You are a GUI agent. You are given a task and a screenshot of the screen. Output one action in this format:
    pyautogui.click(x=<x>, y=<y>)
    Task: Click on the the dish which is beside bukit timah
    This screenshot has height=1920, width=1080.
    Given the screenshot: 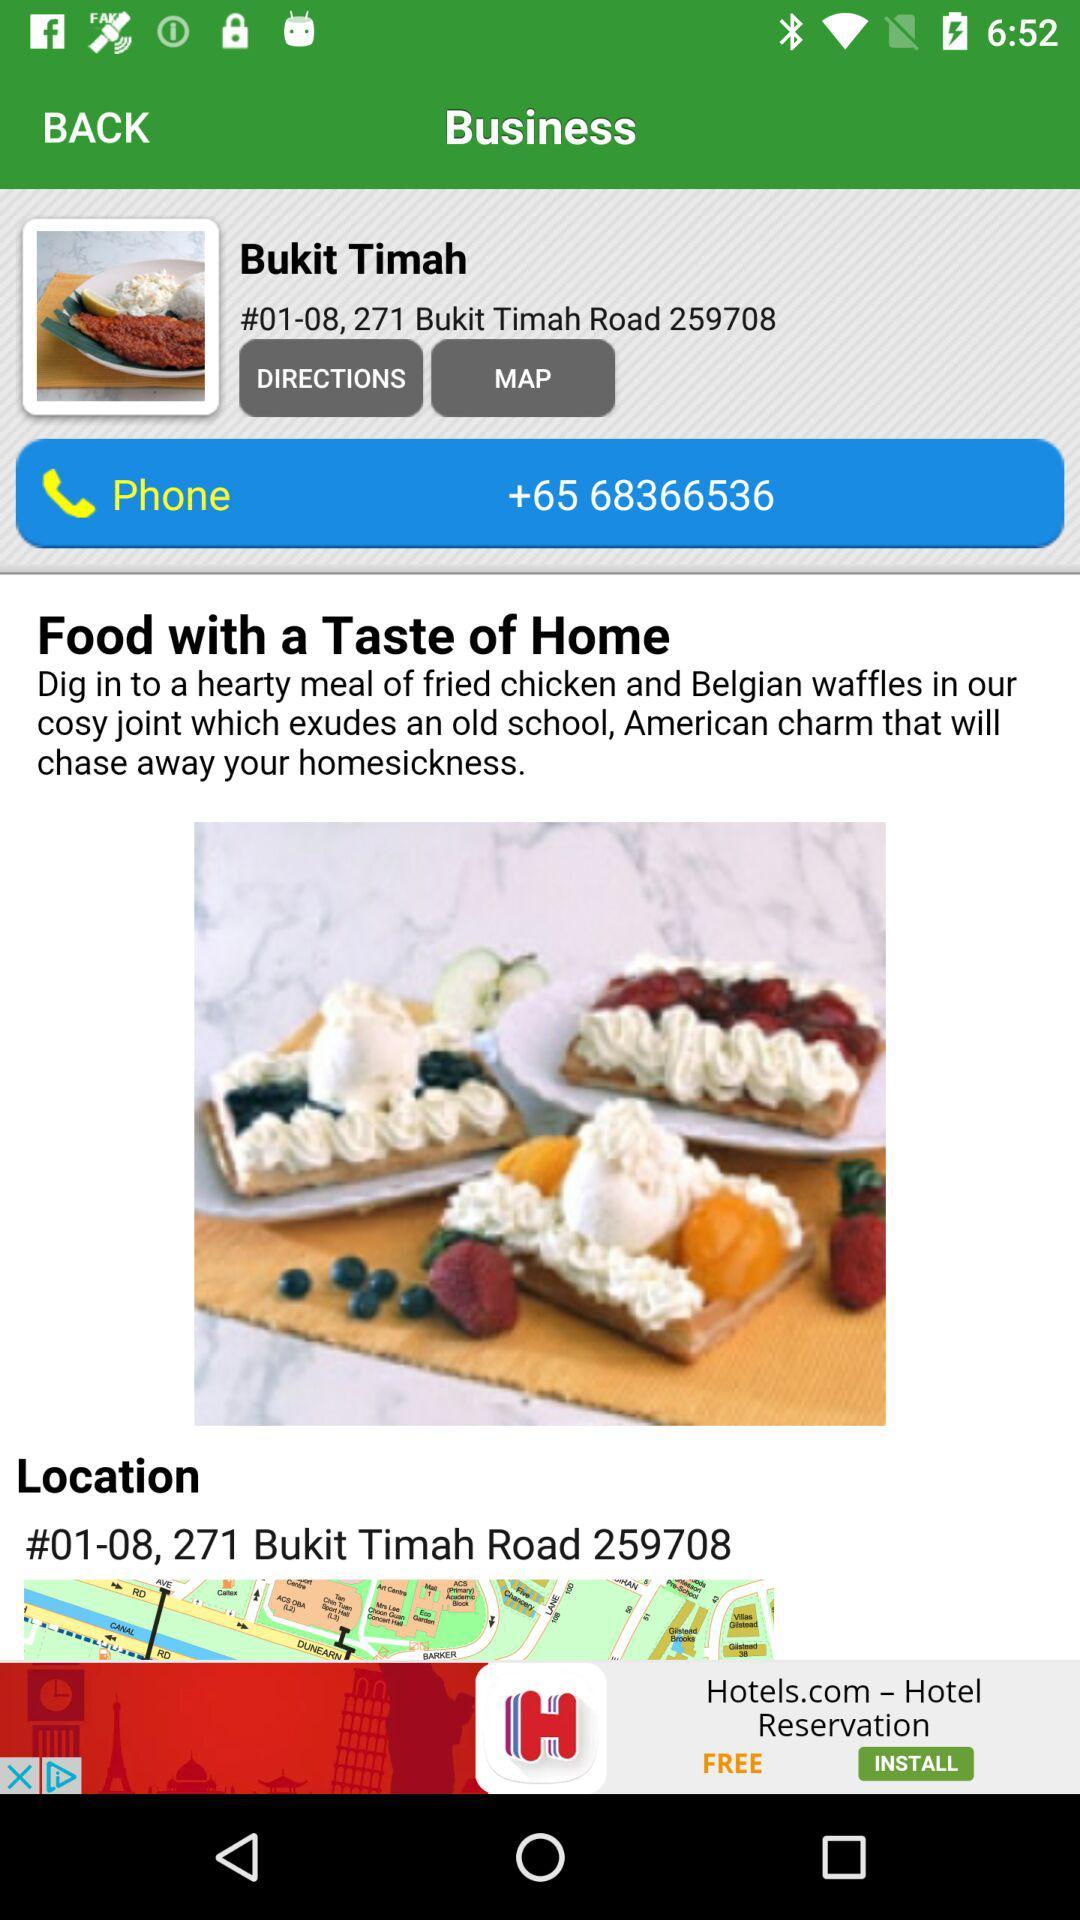 What is the action you would take?
    pyautogui.click(x=120, y=320)
    